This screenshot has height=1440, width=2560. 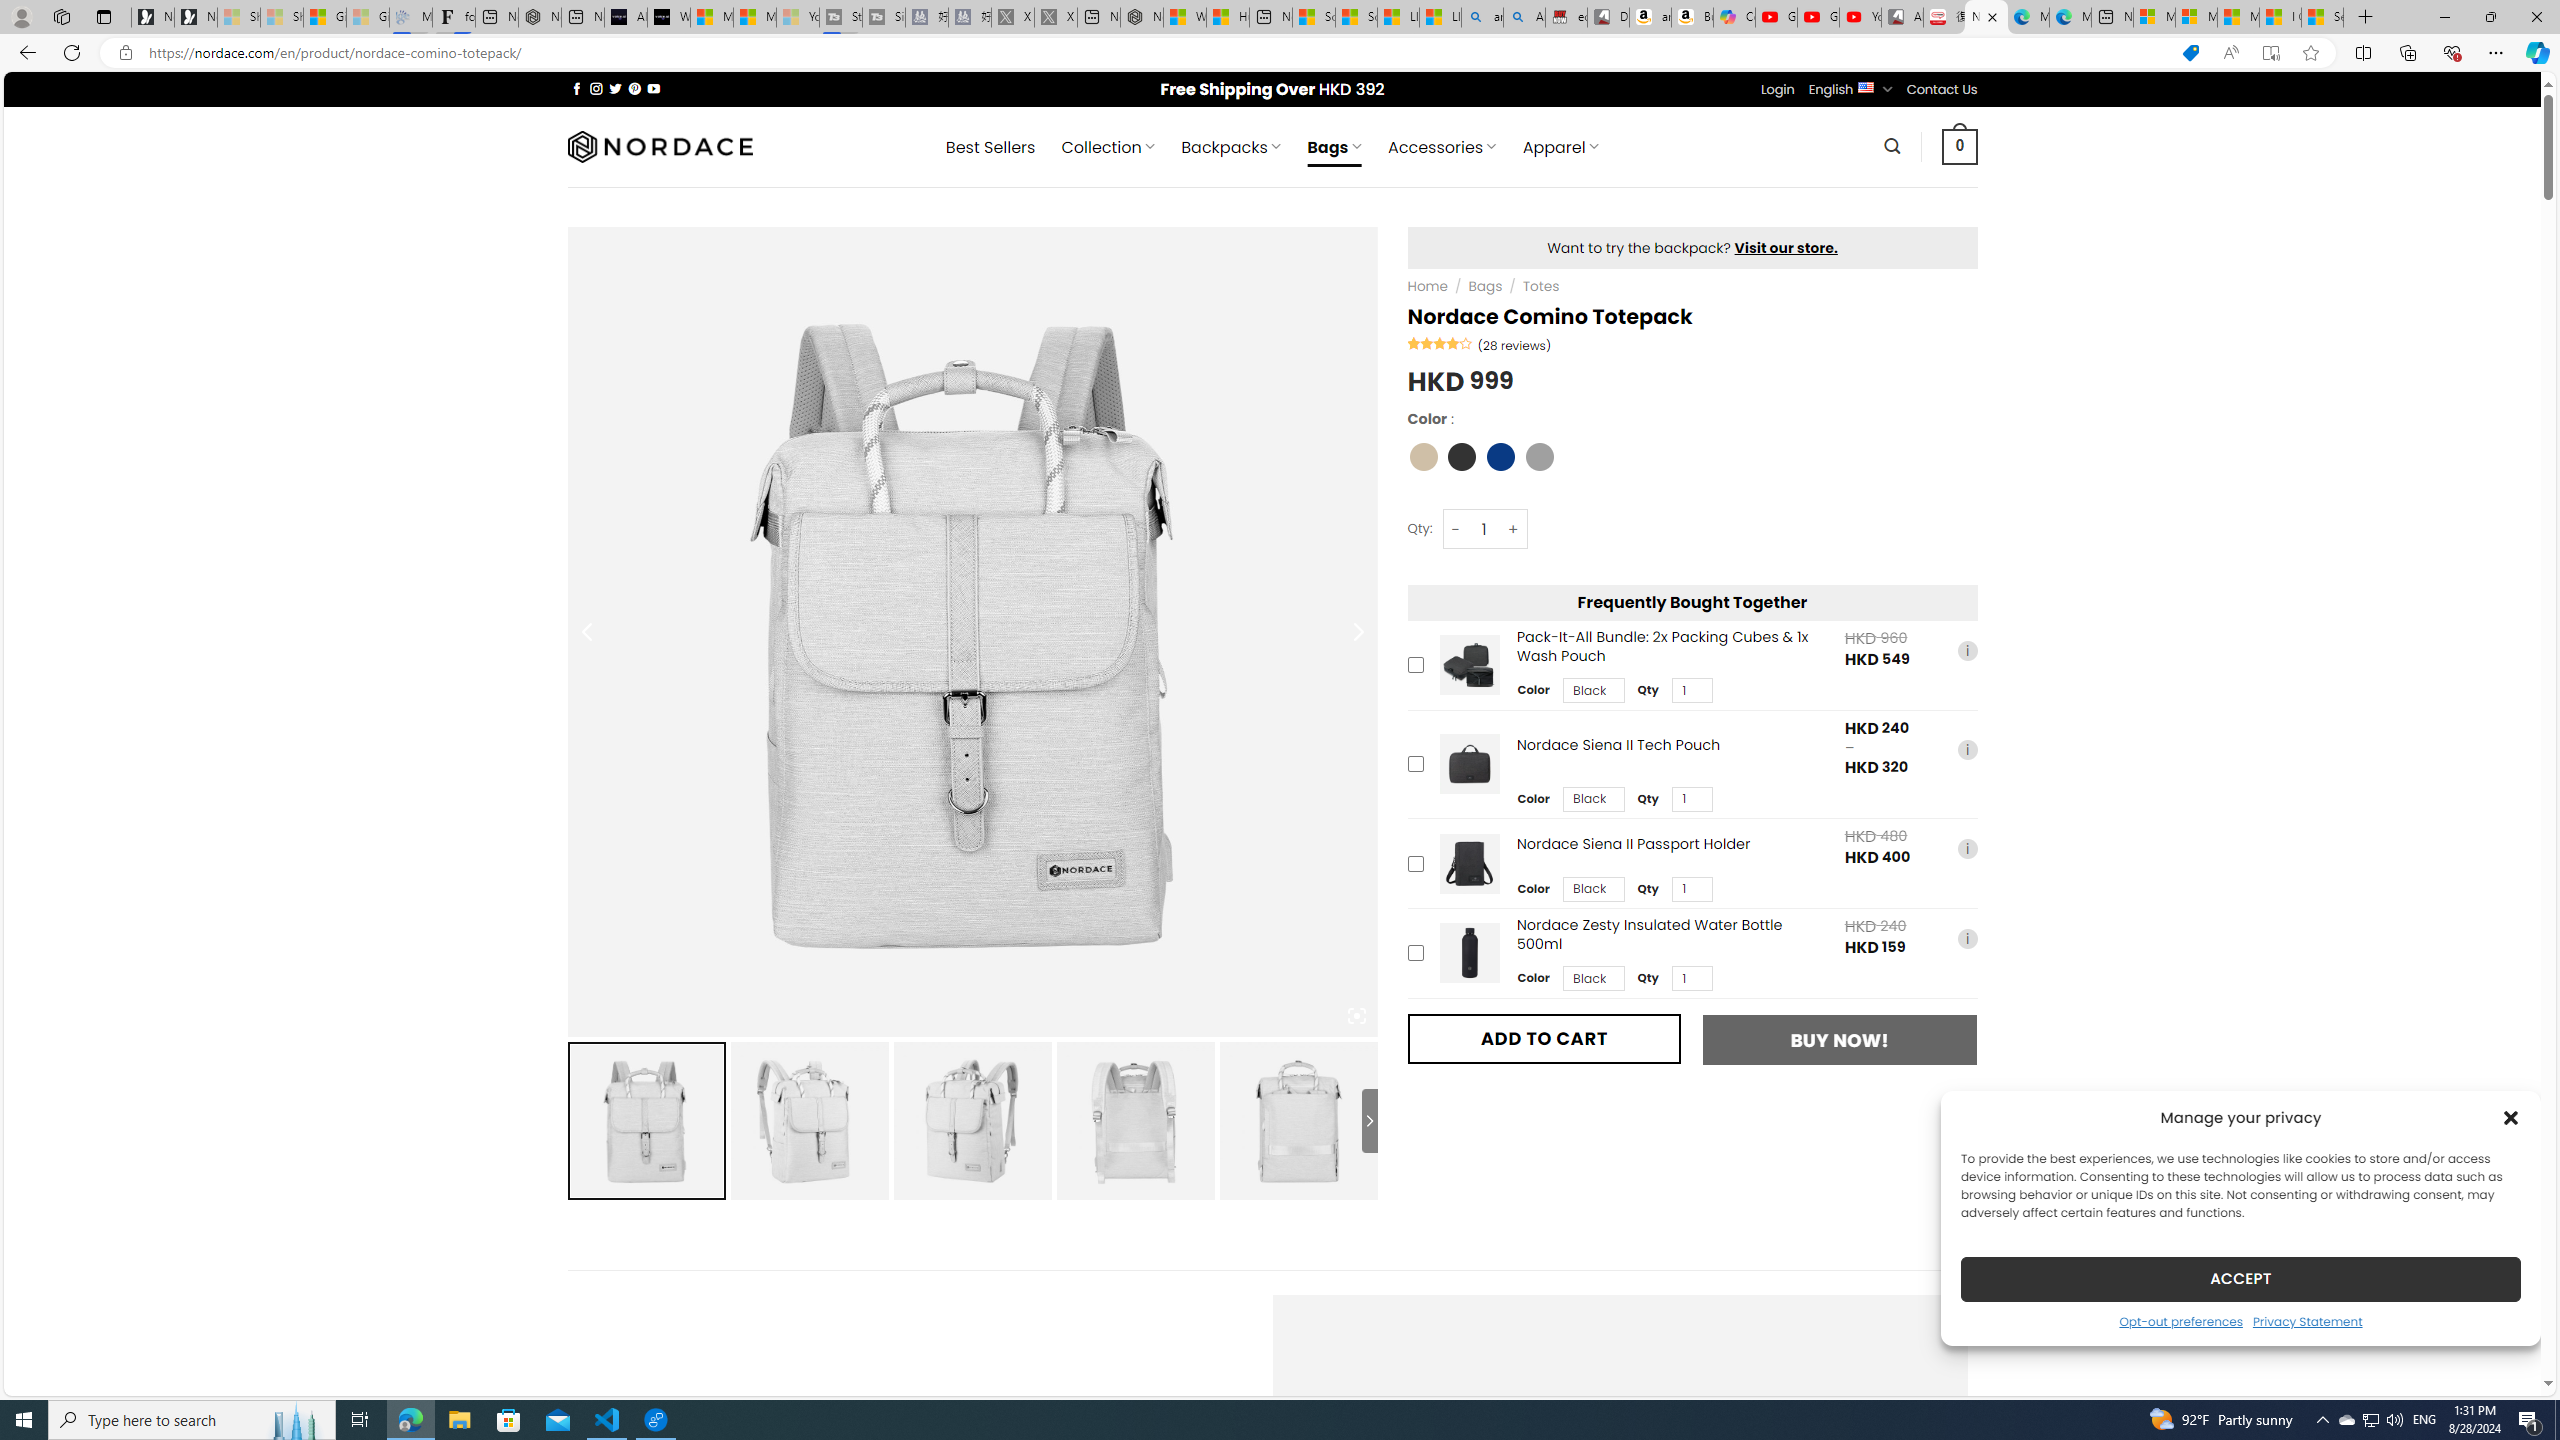 I want to click on 'Rated 4.07 out of 5', so click(x=1440, y=341).